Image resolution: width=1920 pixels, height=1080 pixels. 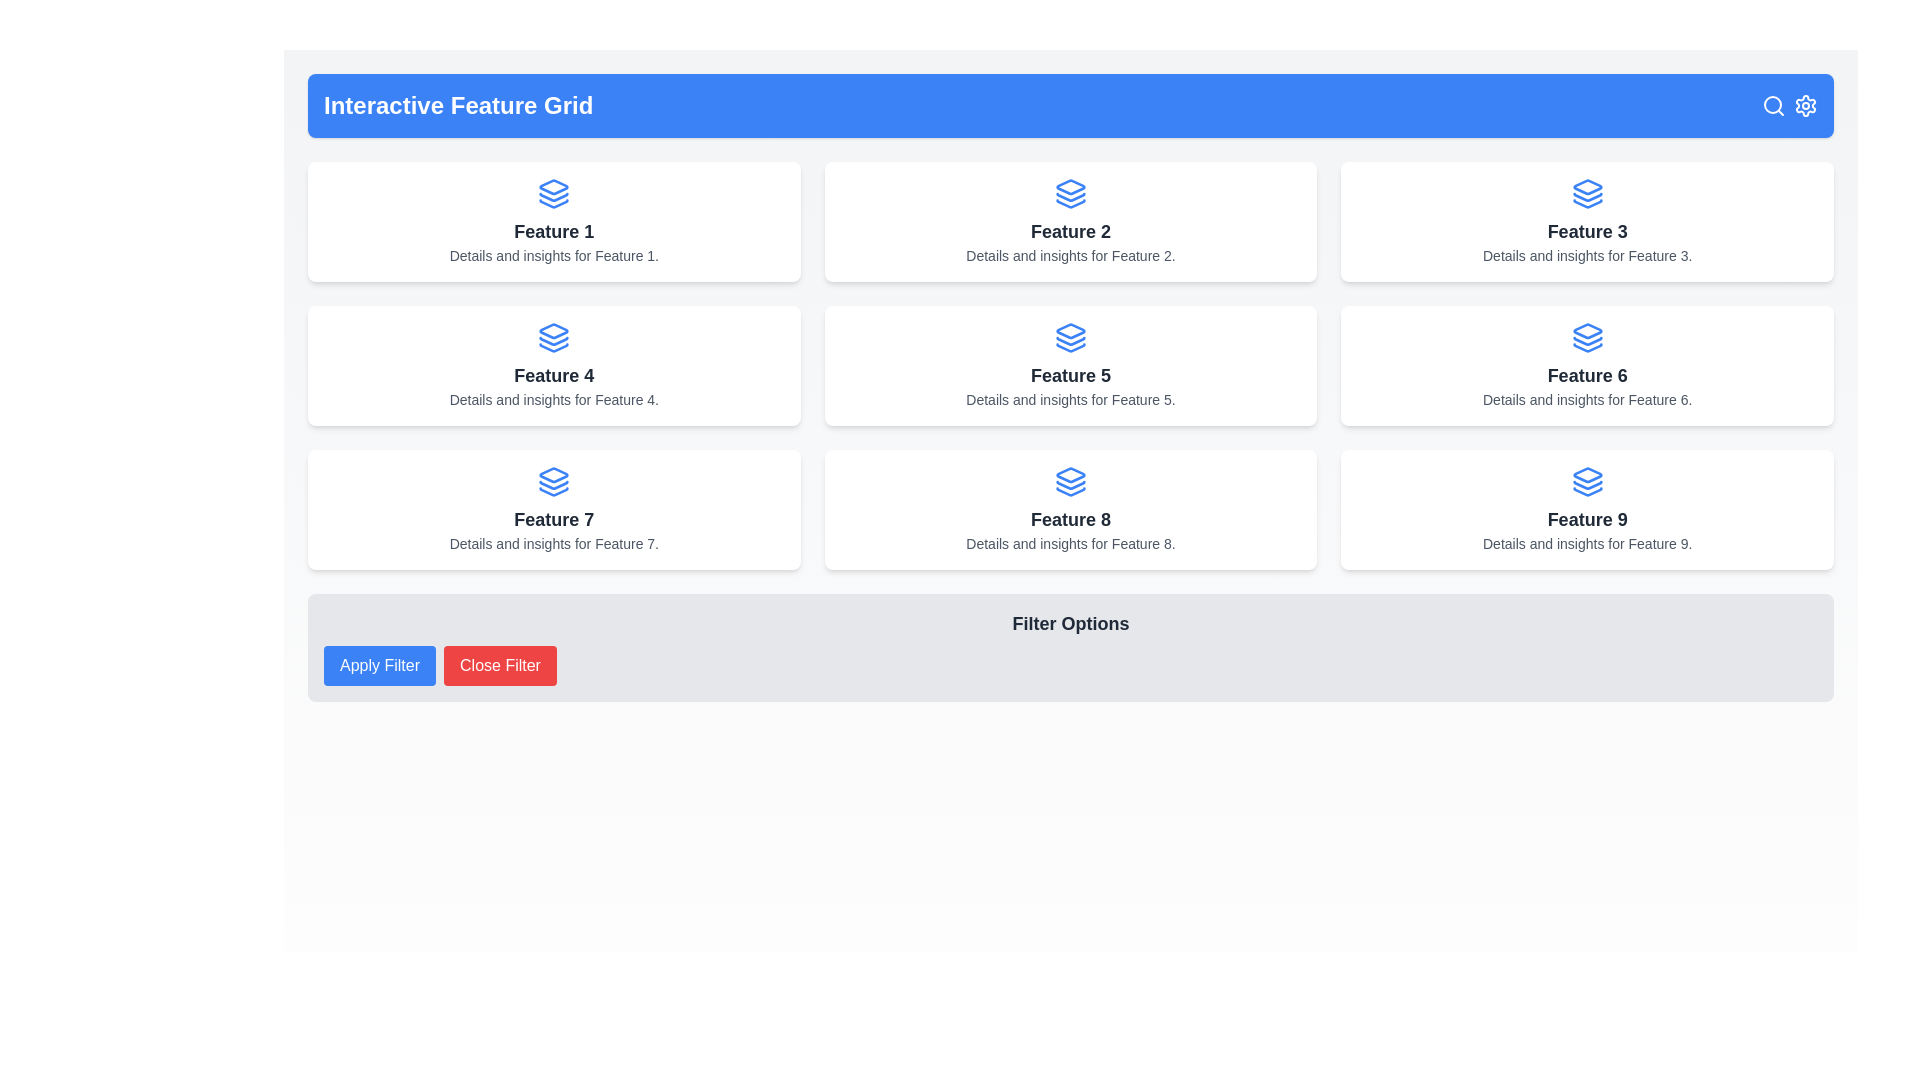 I want to click on the second line of descriptive static text in the card for 'Feature 7', located in the bottom row, third card from the left, so click(x=554, y=543).